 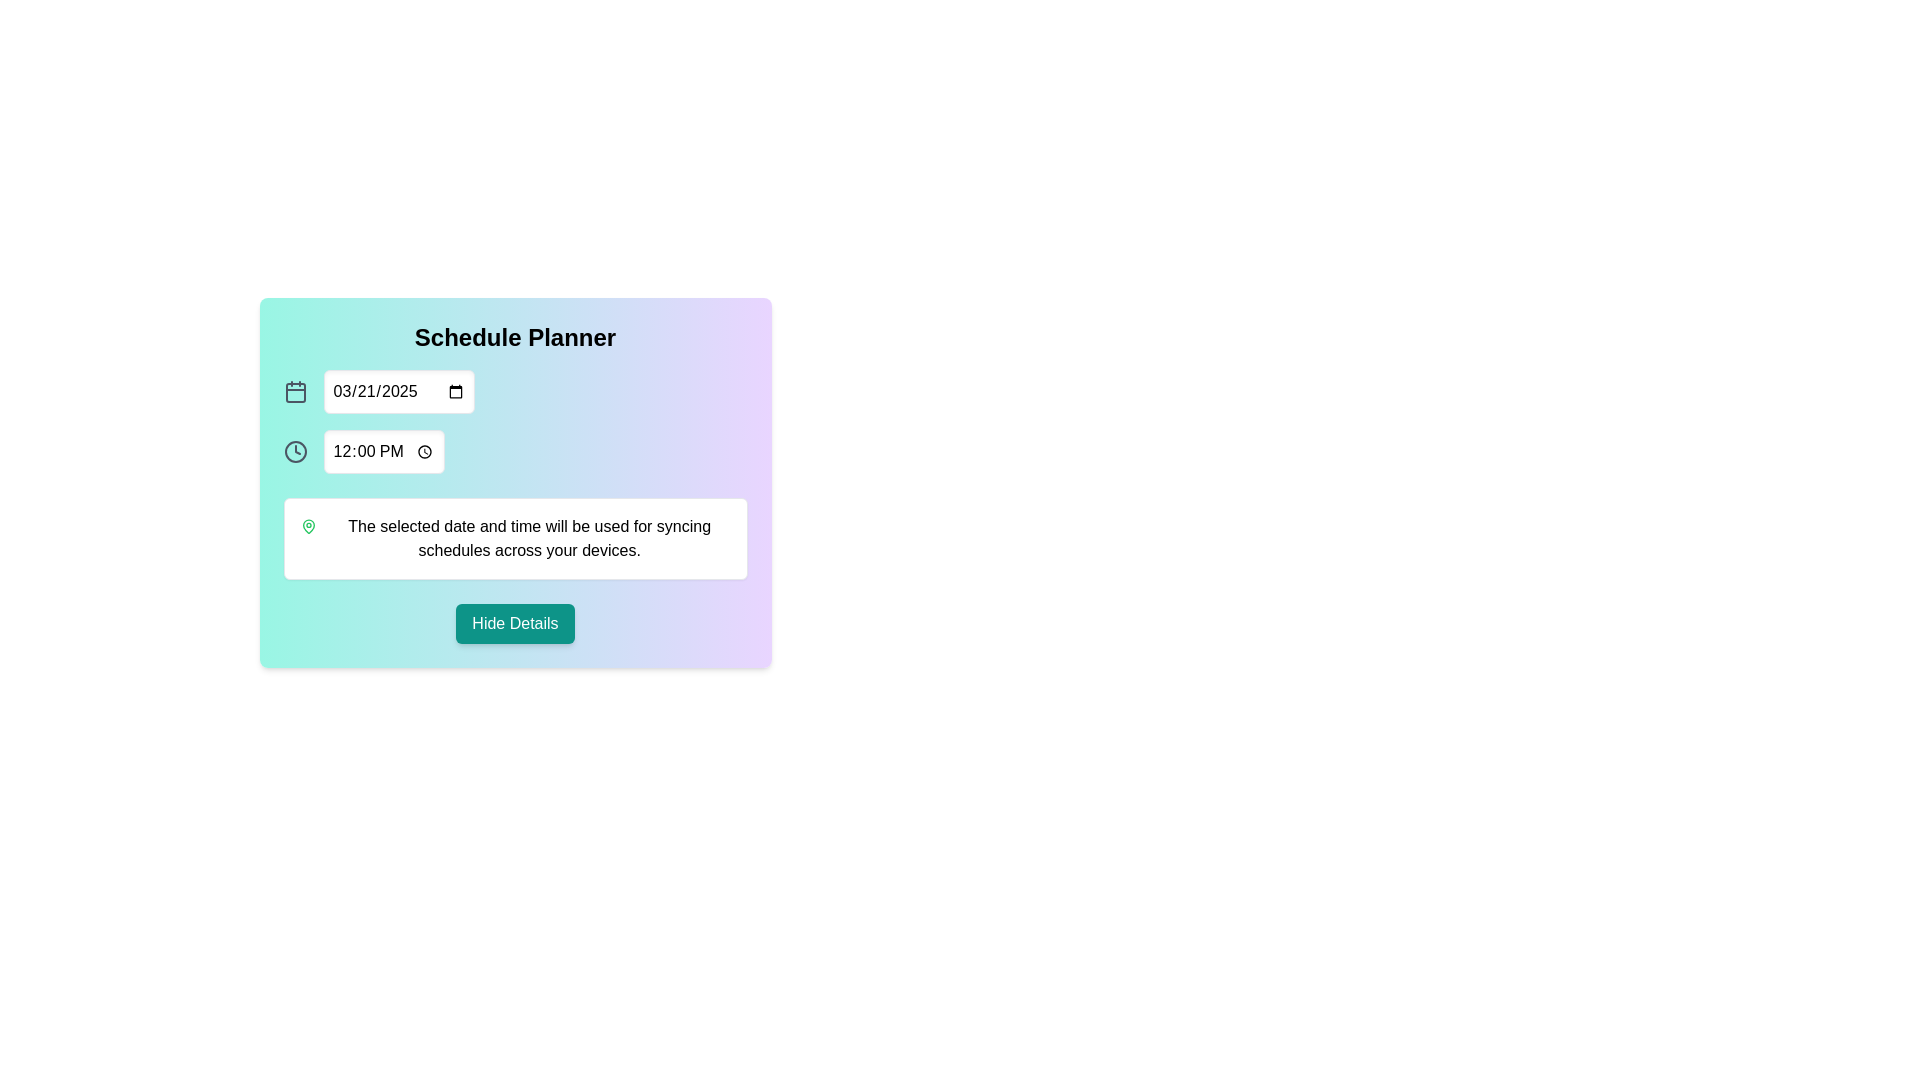 I want to click on the gray calendar icon with a grid-like pattern located to the left of the date input field showing '03/21/2025', so click(x=294, y=392).